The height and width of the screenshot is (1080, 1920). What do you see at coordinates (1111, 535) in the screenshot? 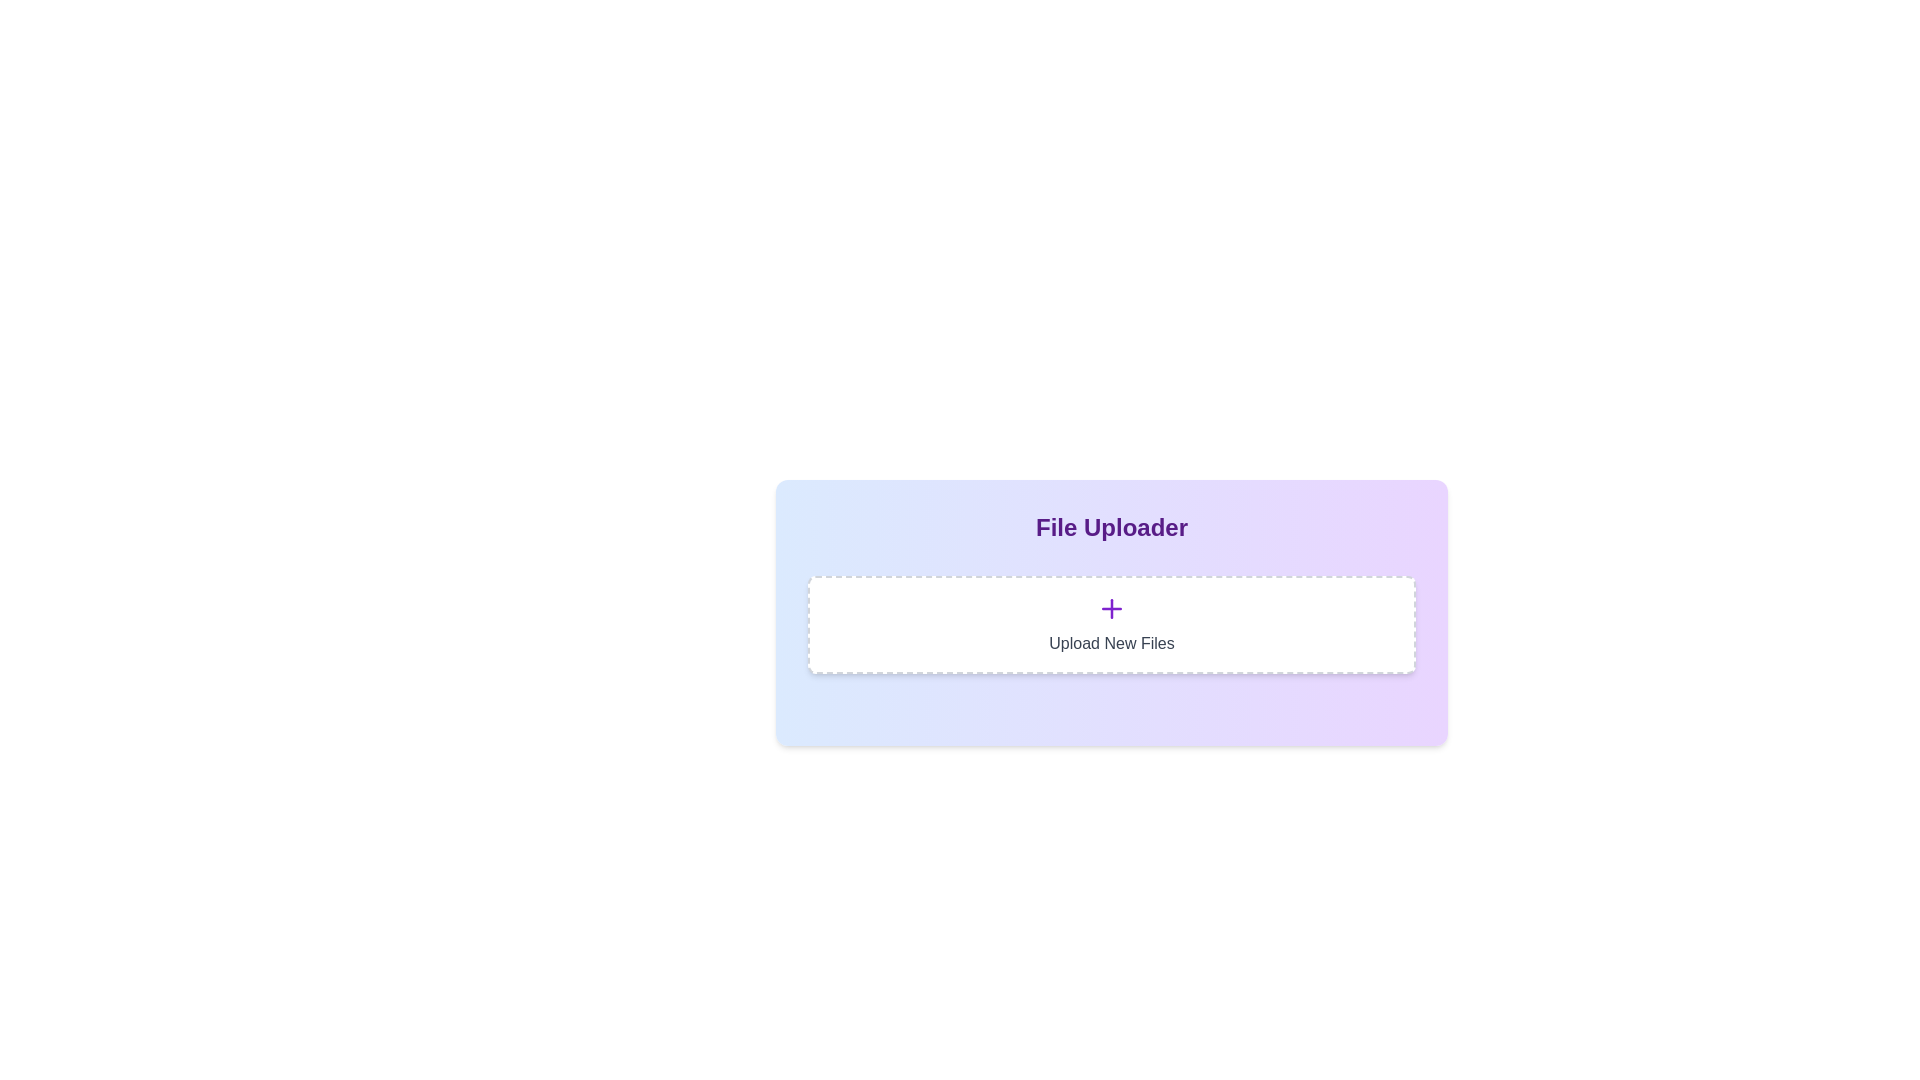
I see `the 'File Uploader' text header, which is styled in bold, large purple font and positioned at the top of the 'File Uploader' interface` at bounding box center [1111, 535].